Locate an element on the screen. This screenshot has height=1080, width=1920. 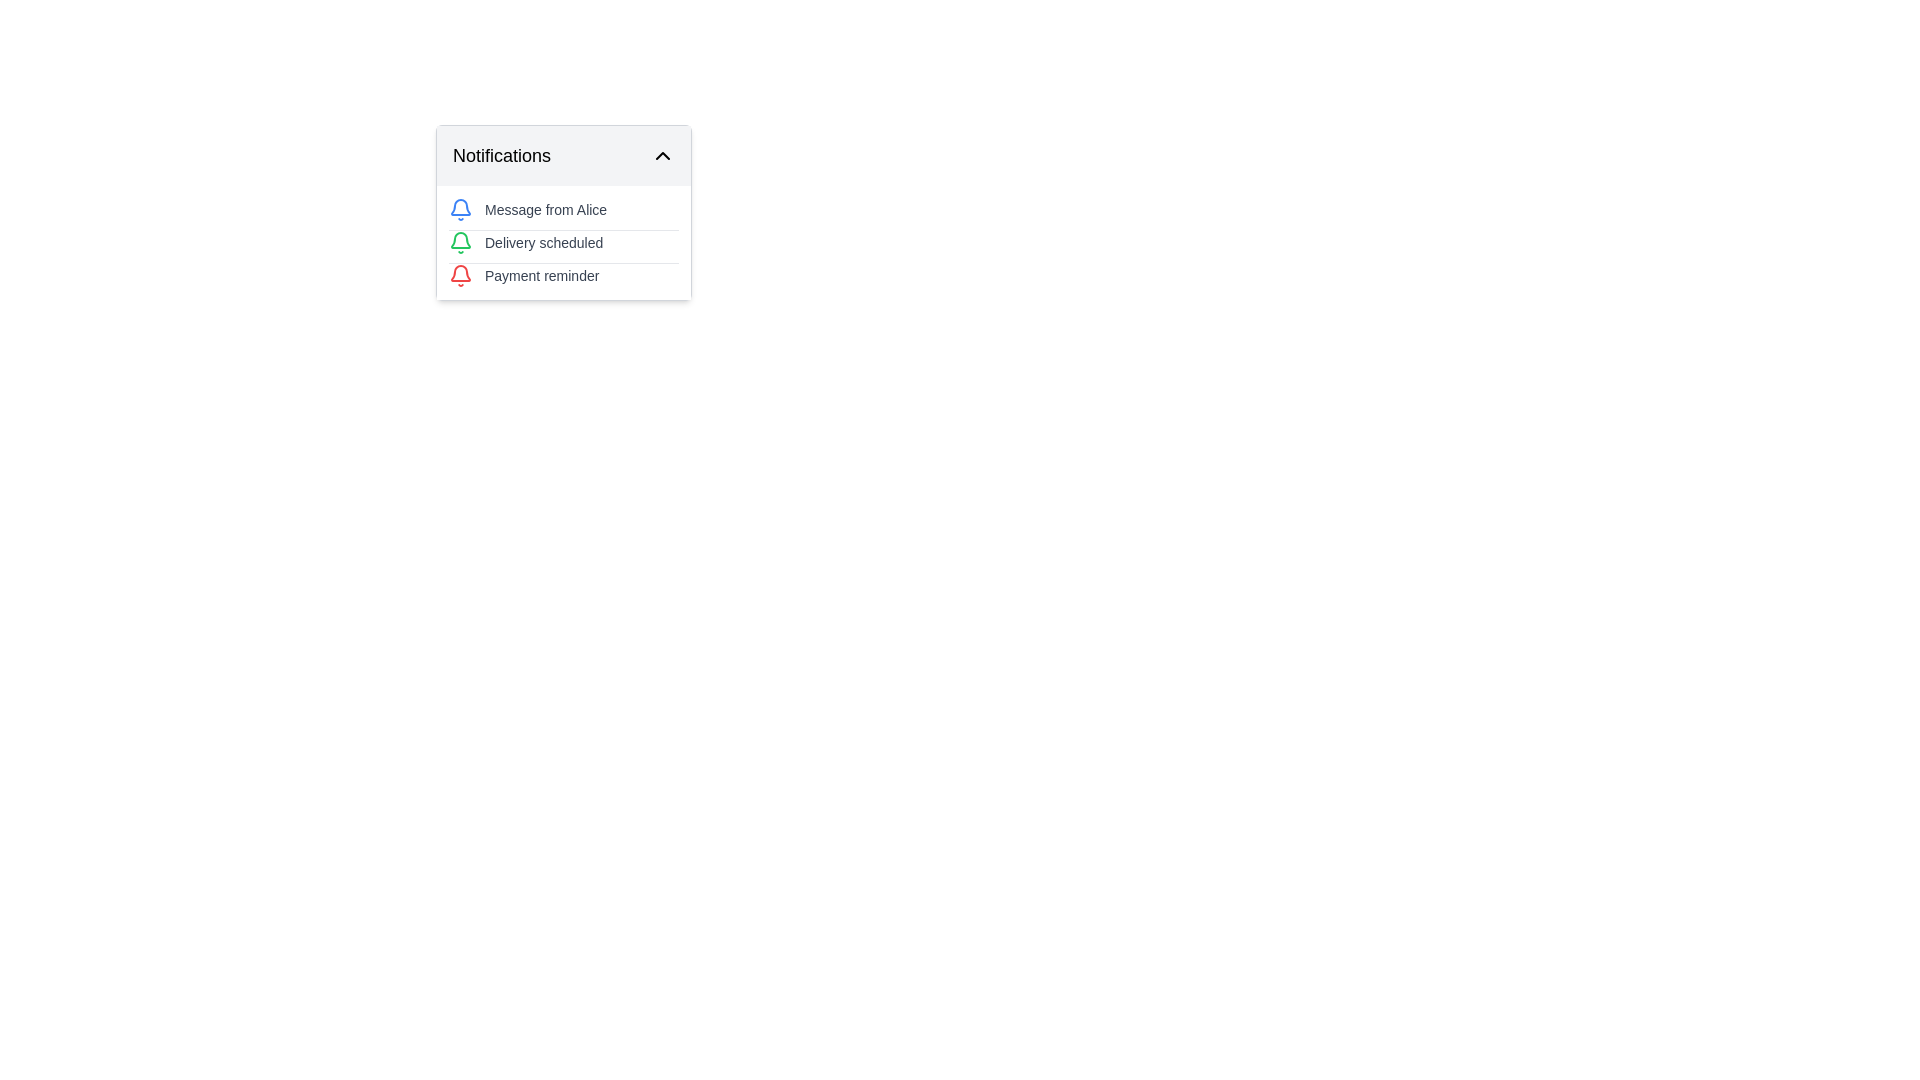
the text label that provides contextual information for the payment reminder, located below the 'Delivery scheduled' notification item in the notification panel is located at coordinates (542, 276).